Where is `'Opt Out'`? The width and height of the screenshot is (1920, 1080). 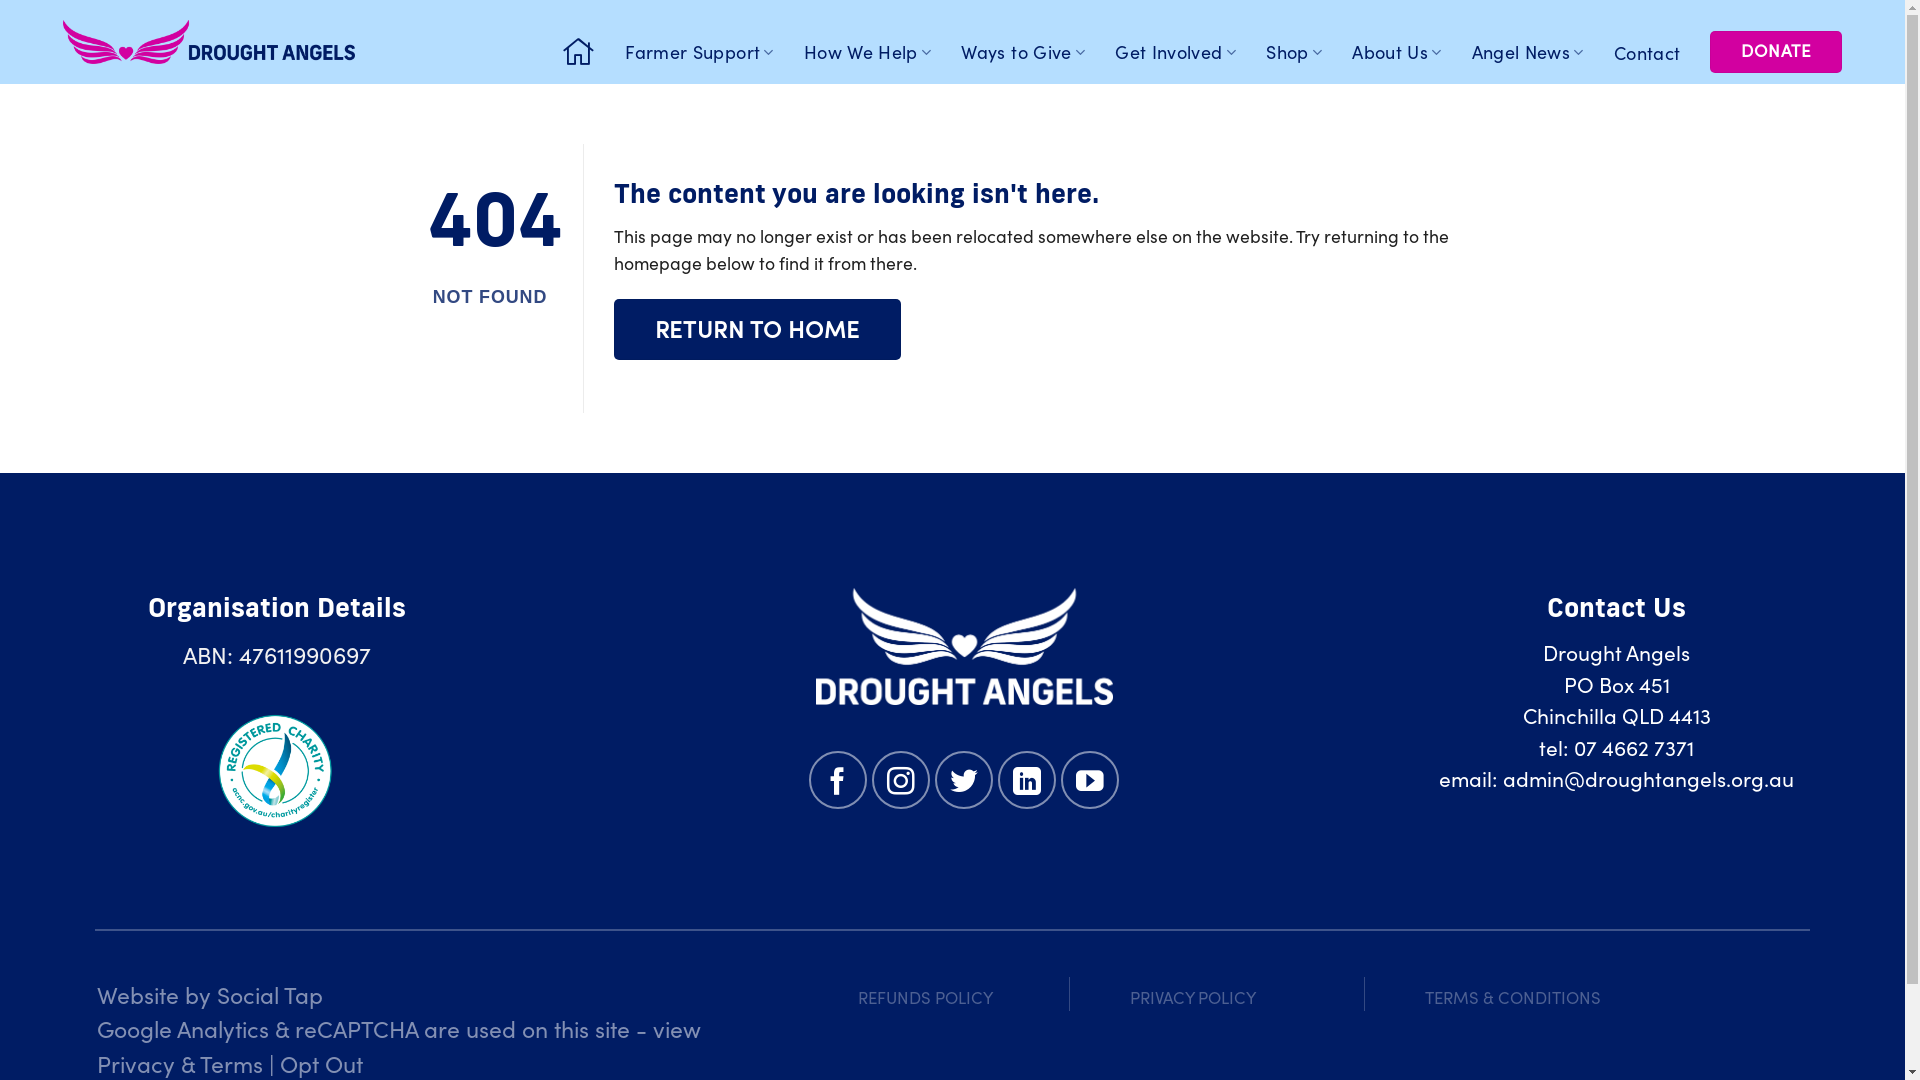
'Opt Out' is located at coordinates (321, 1062).